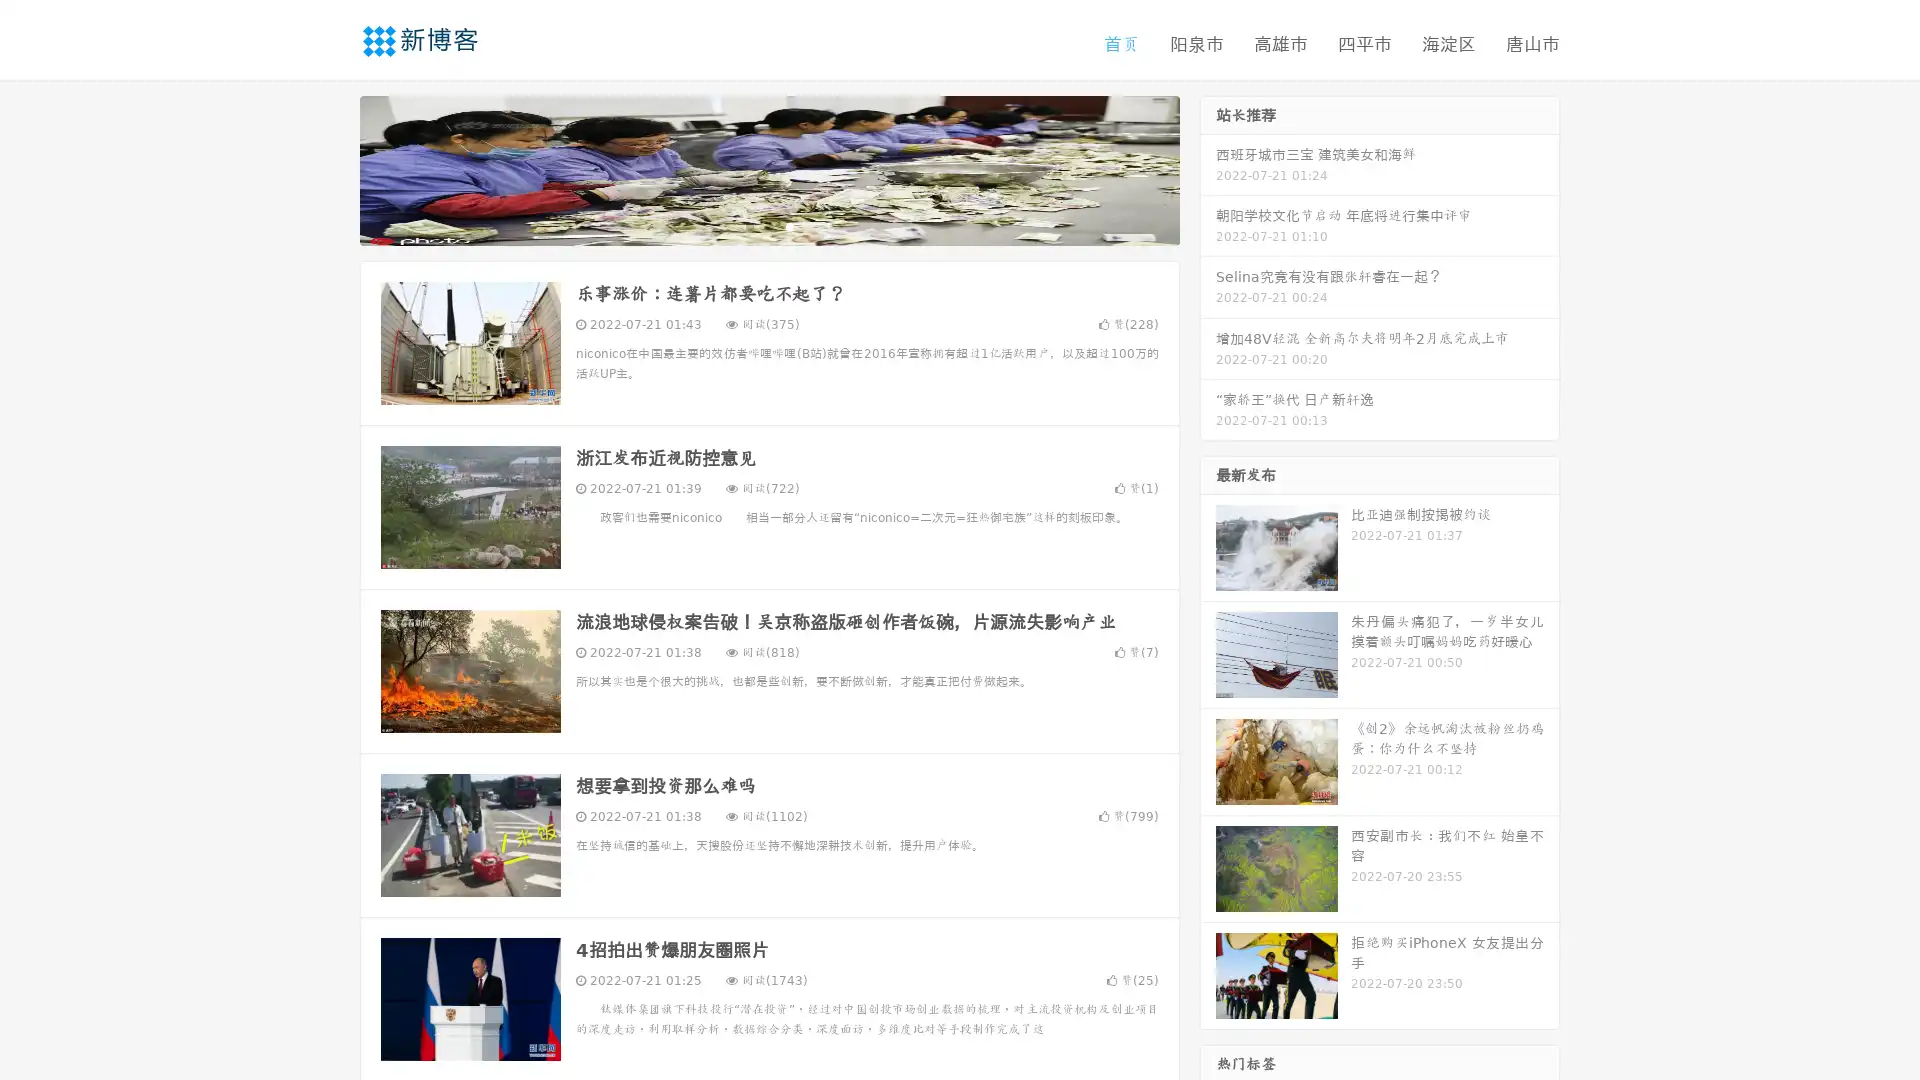 Image resolution: width=1920 pixels, height=1080 pixels. What do you see at coordinates (768, 225) in the screenshot?
I see `Go to slide 2` at bounding box center [768, 225].